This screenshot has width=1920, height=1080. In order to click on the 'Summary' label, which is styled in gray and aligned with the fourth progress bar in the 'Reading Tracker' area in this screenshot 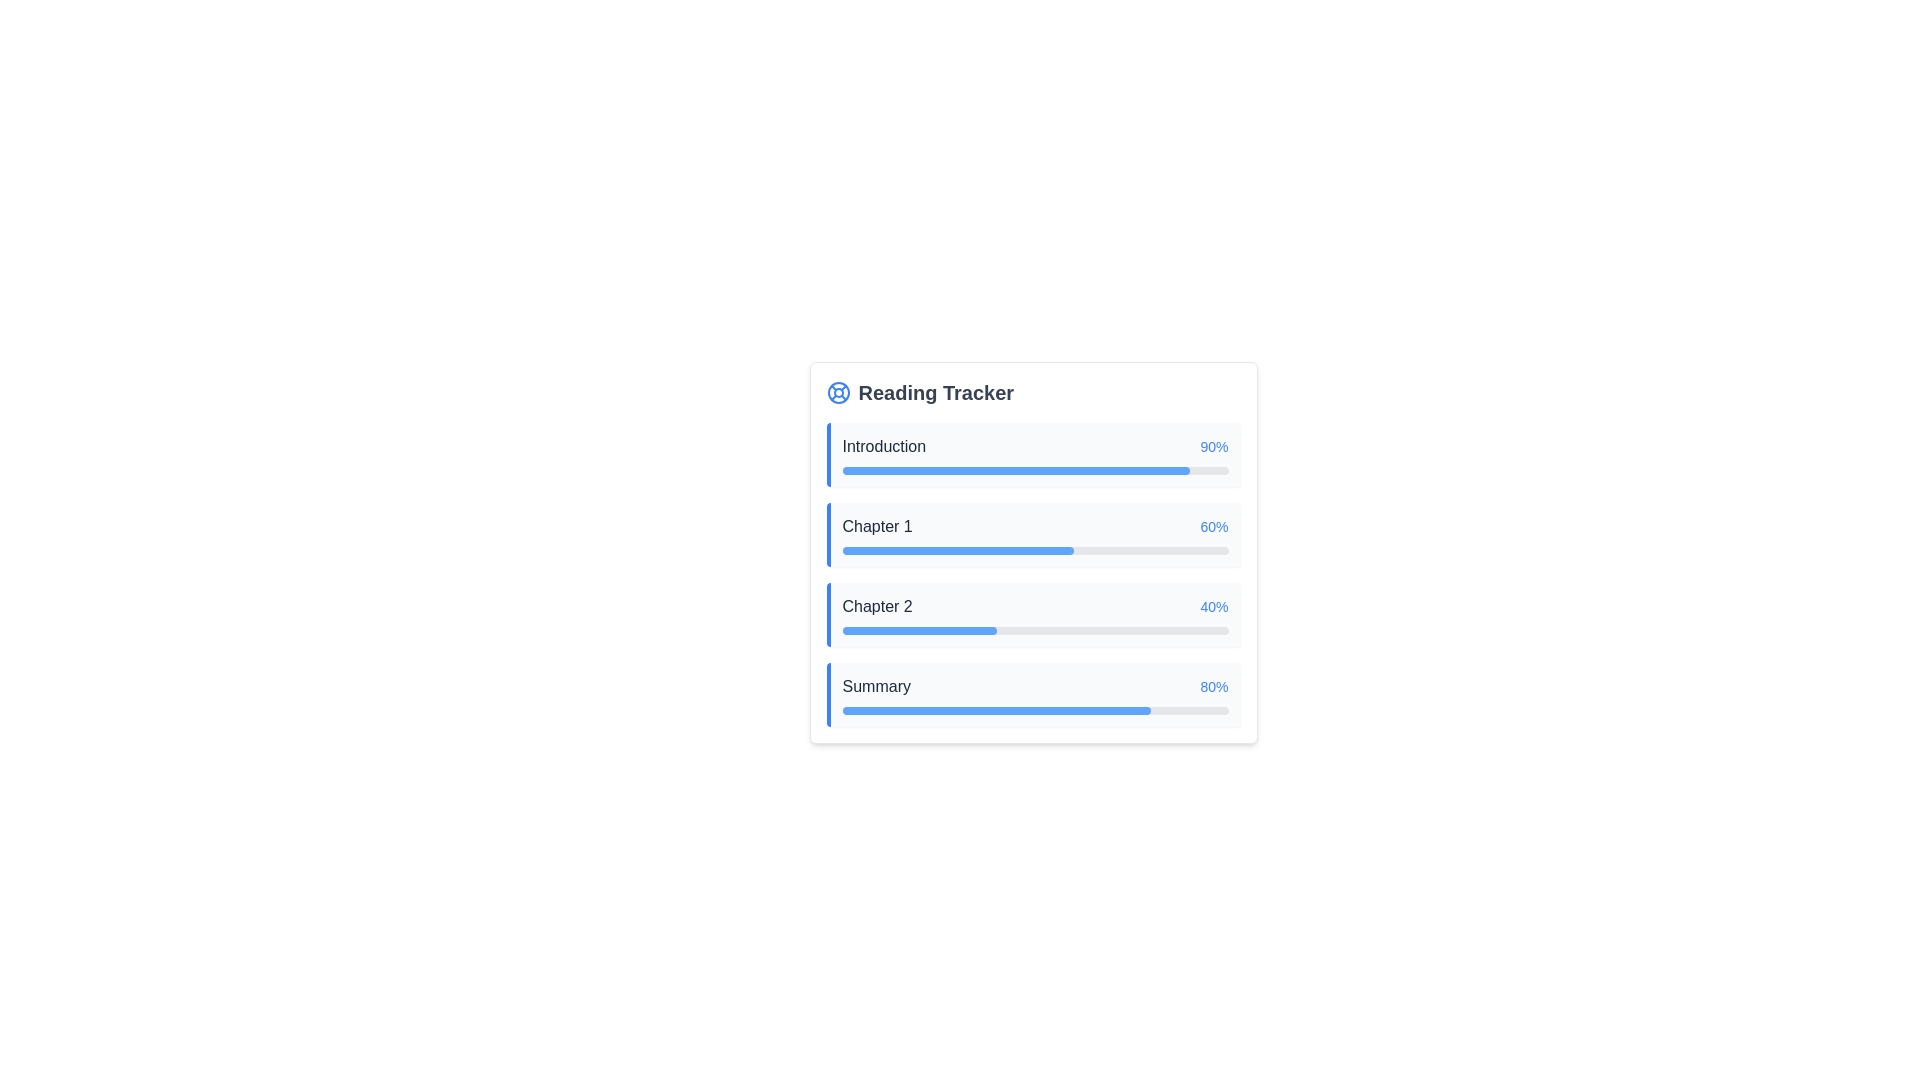, I will do `click(876, 685)`.